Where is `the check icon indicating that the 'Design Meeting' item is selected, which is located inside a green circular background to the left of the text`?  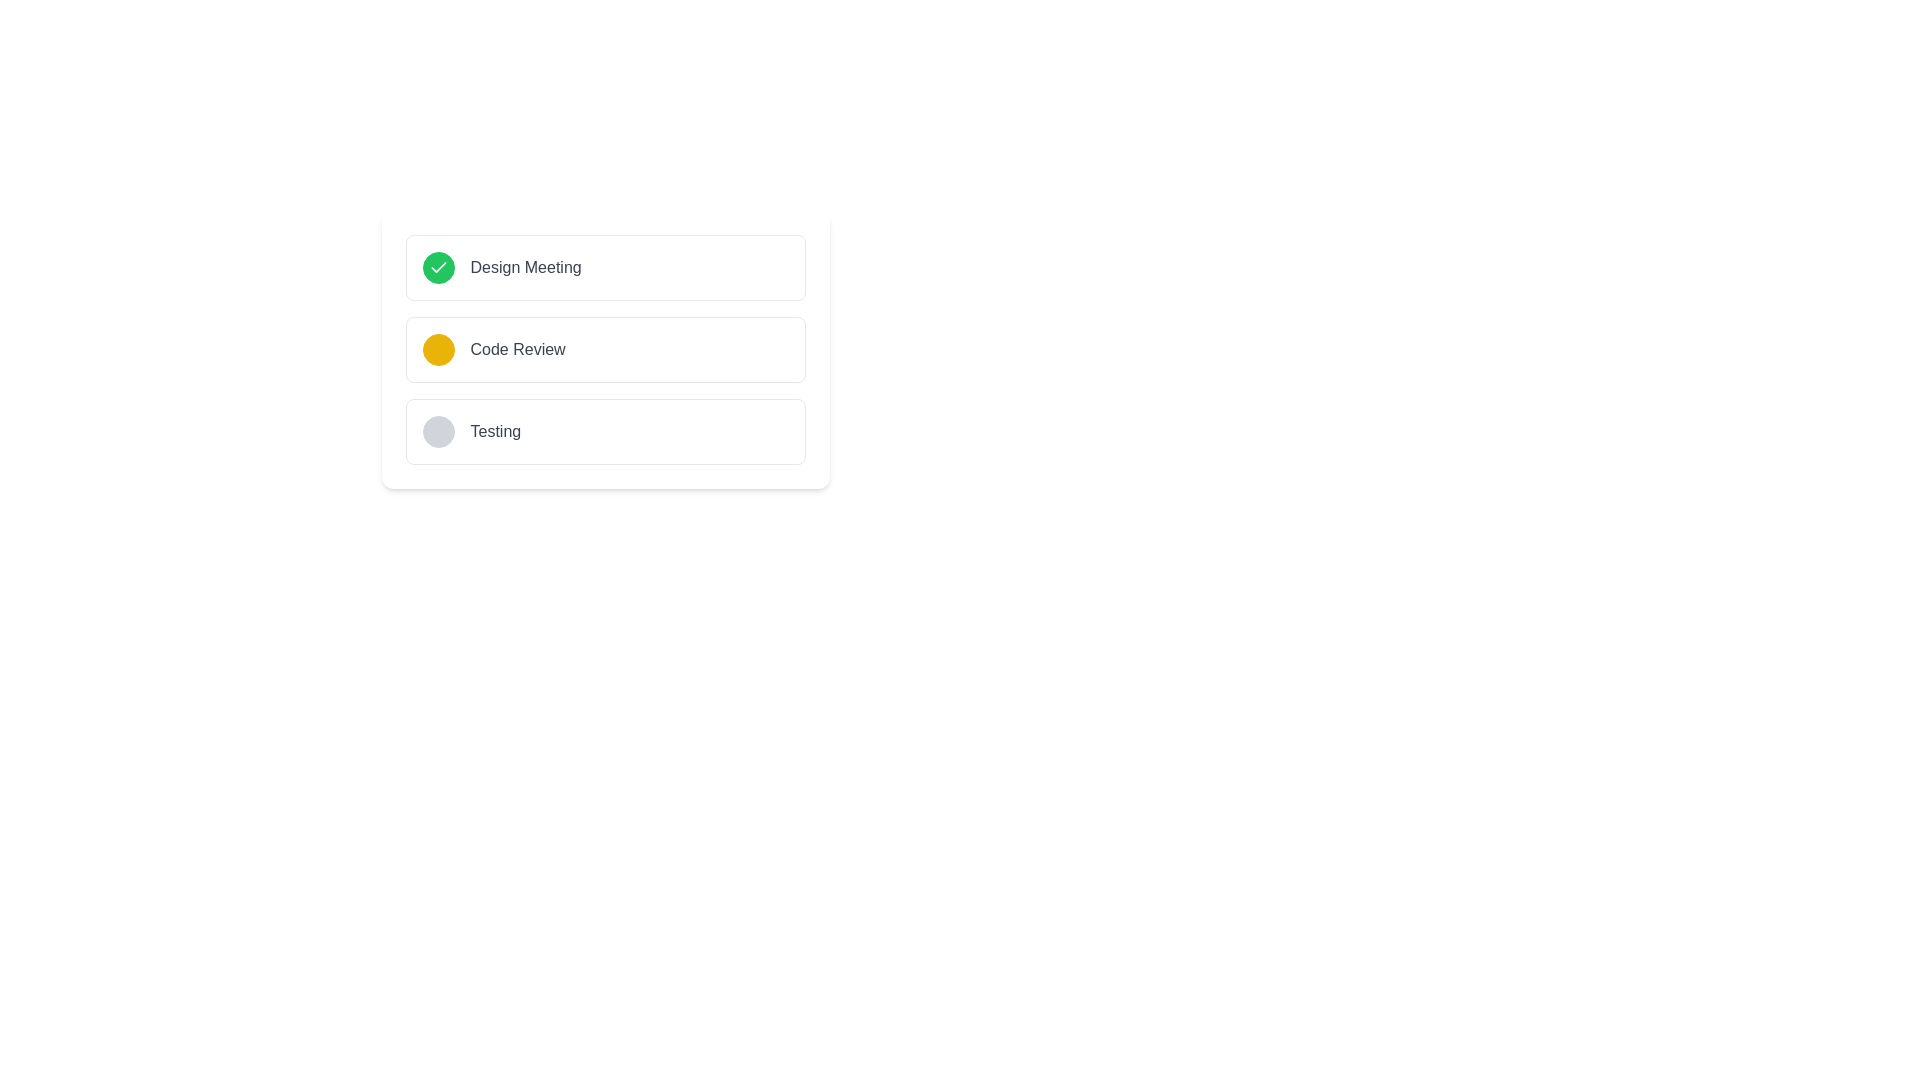 the check icon indicating that the 'Design Meeting' item is selected, which is located inside a green circular background to the left of the text is located at coordinates (437, 266).